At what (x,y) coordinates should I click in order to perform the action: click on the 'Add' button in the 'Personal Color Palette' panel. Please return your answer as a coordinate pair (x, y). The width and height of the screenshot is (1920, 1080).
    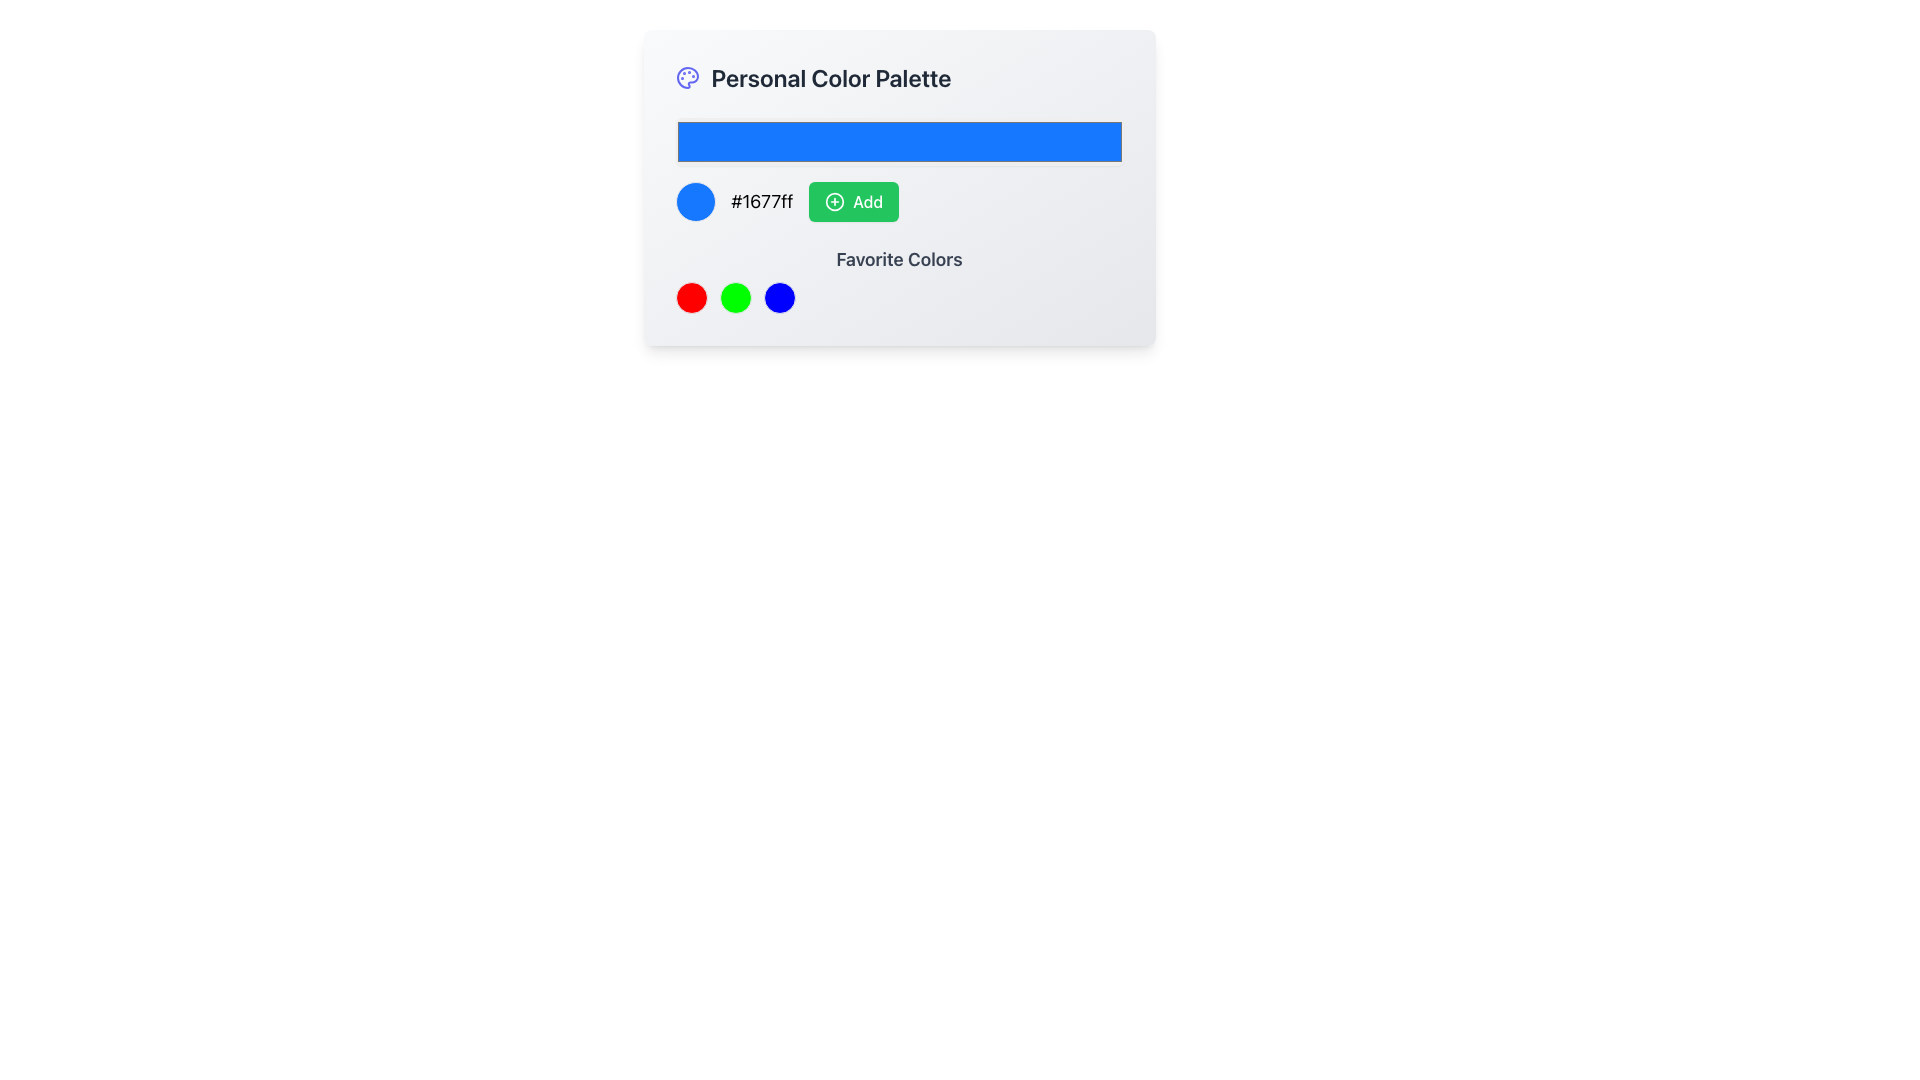
    Looking at the image, I should click on (898, 168).